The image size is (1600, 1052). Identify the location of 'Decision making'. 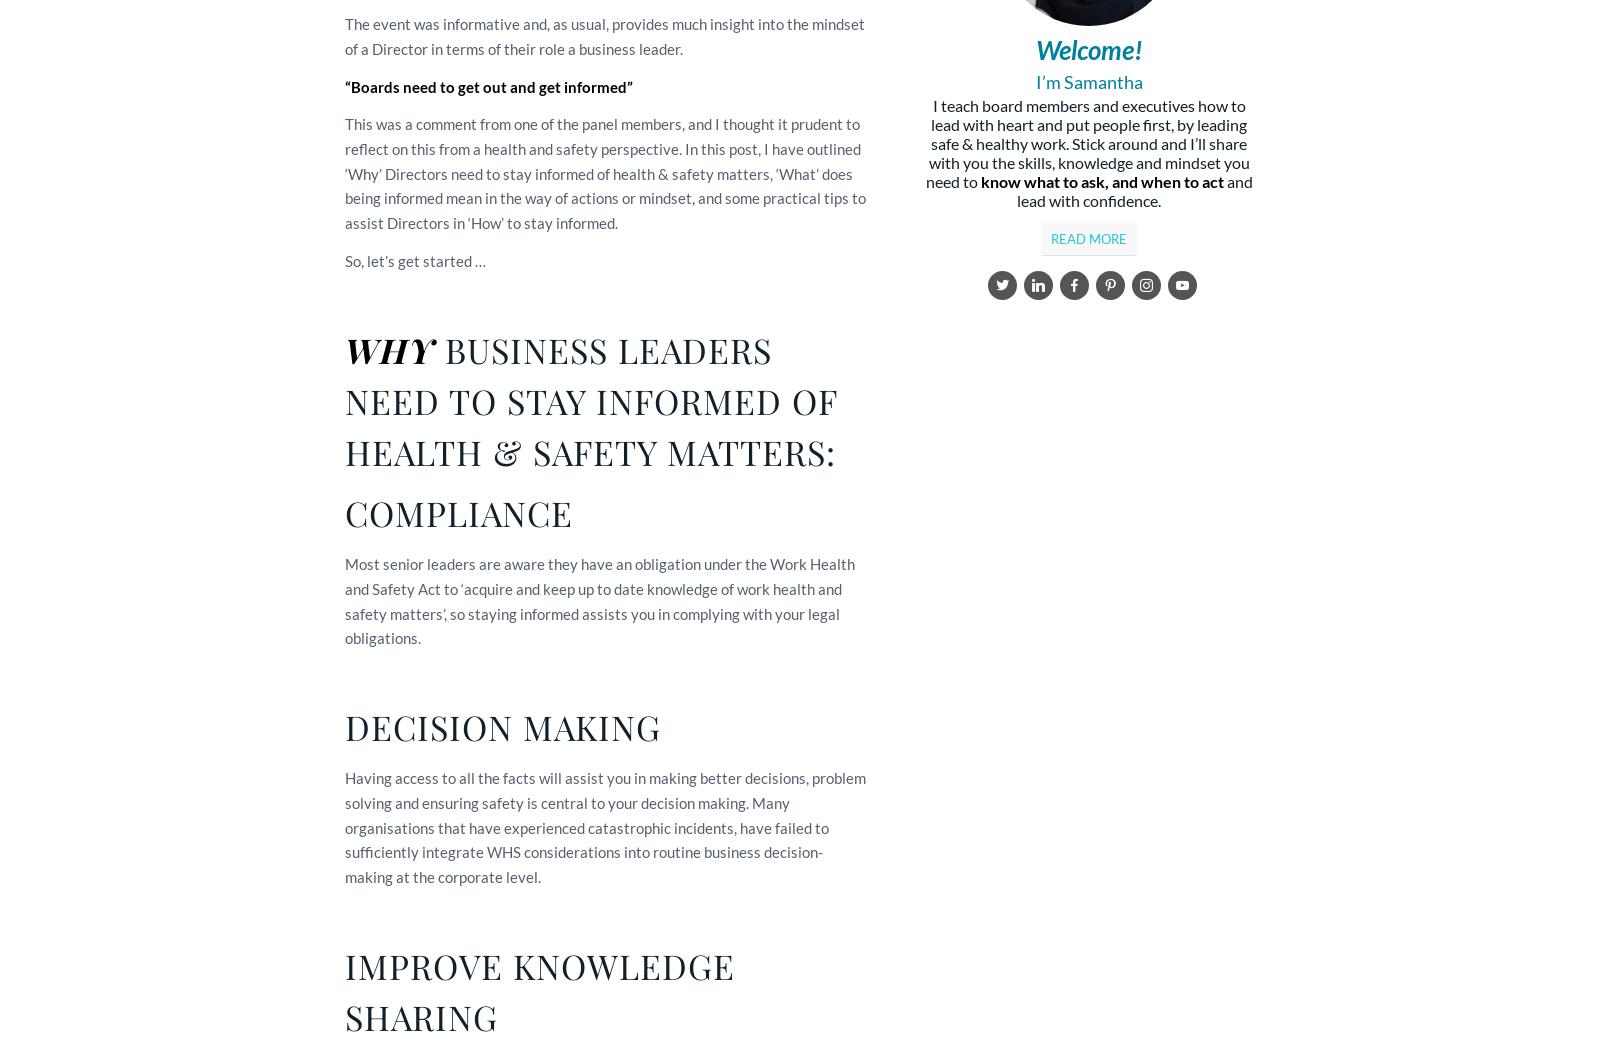
(344, 727).